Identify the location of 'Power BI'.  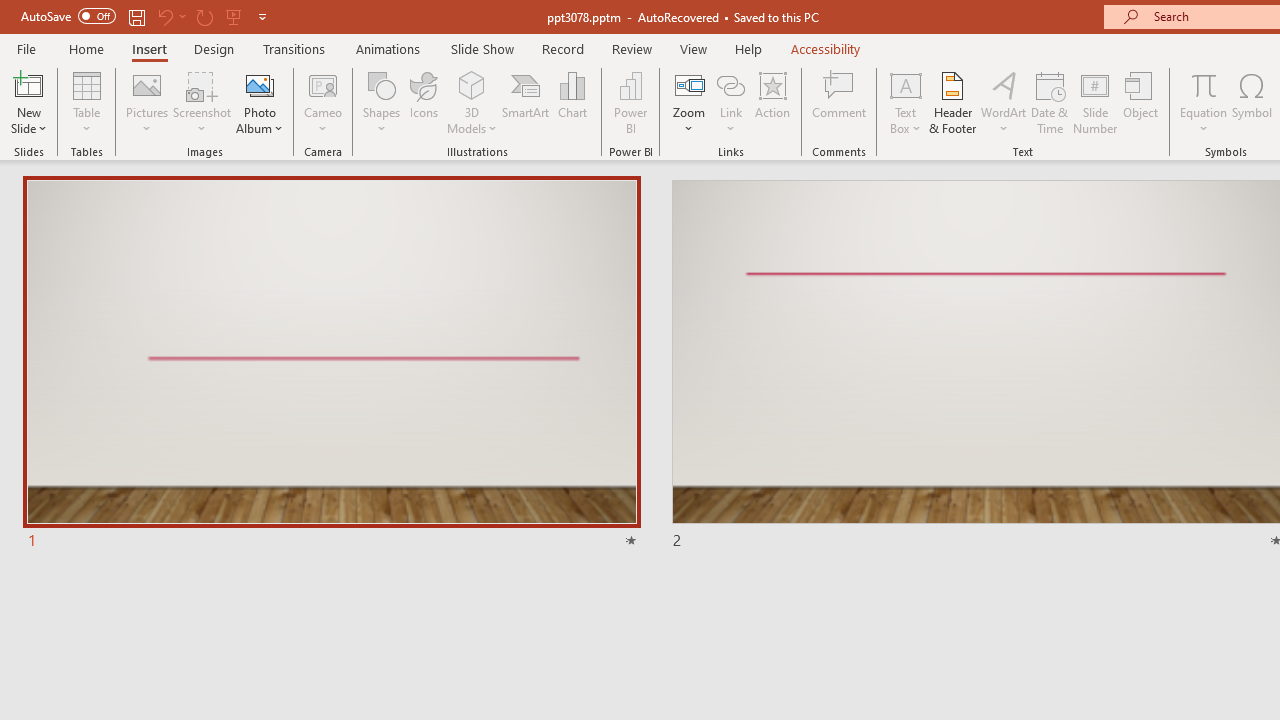
(630, 103).